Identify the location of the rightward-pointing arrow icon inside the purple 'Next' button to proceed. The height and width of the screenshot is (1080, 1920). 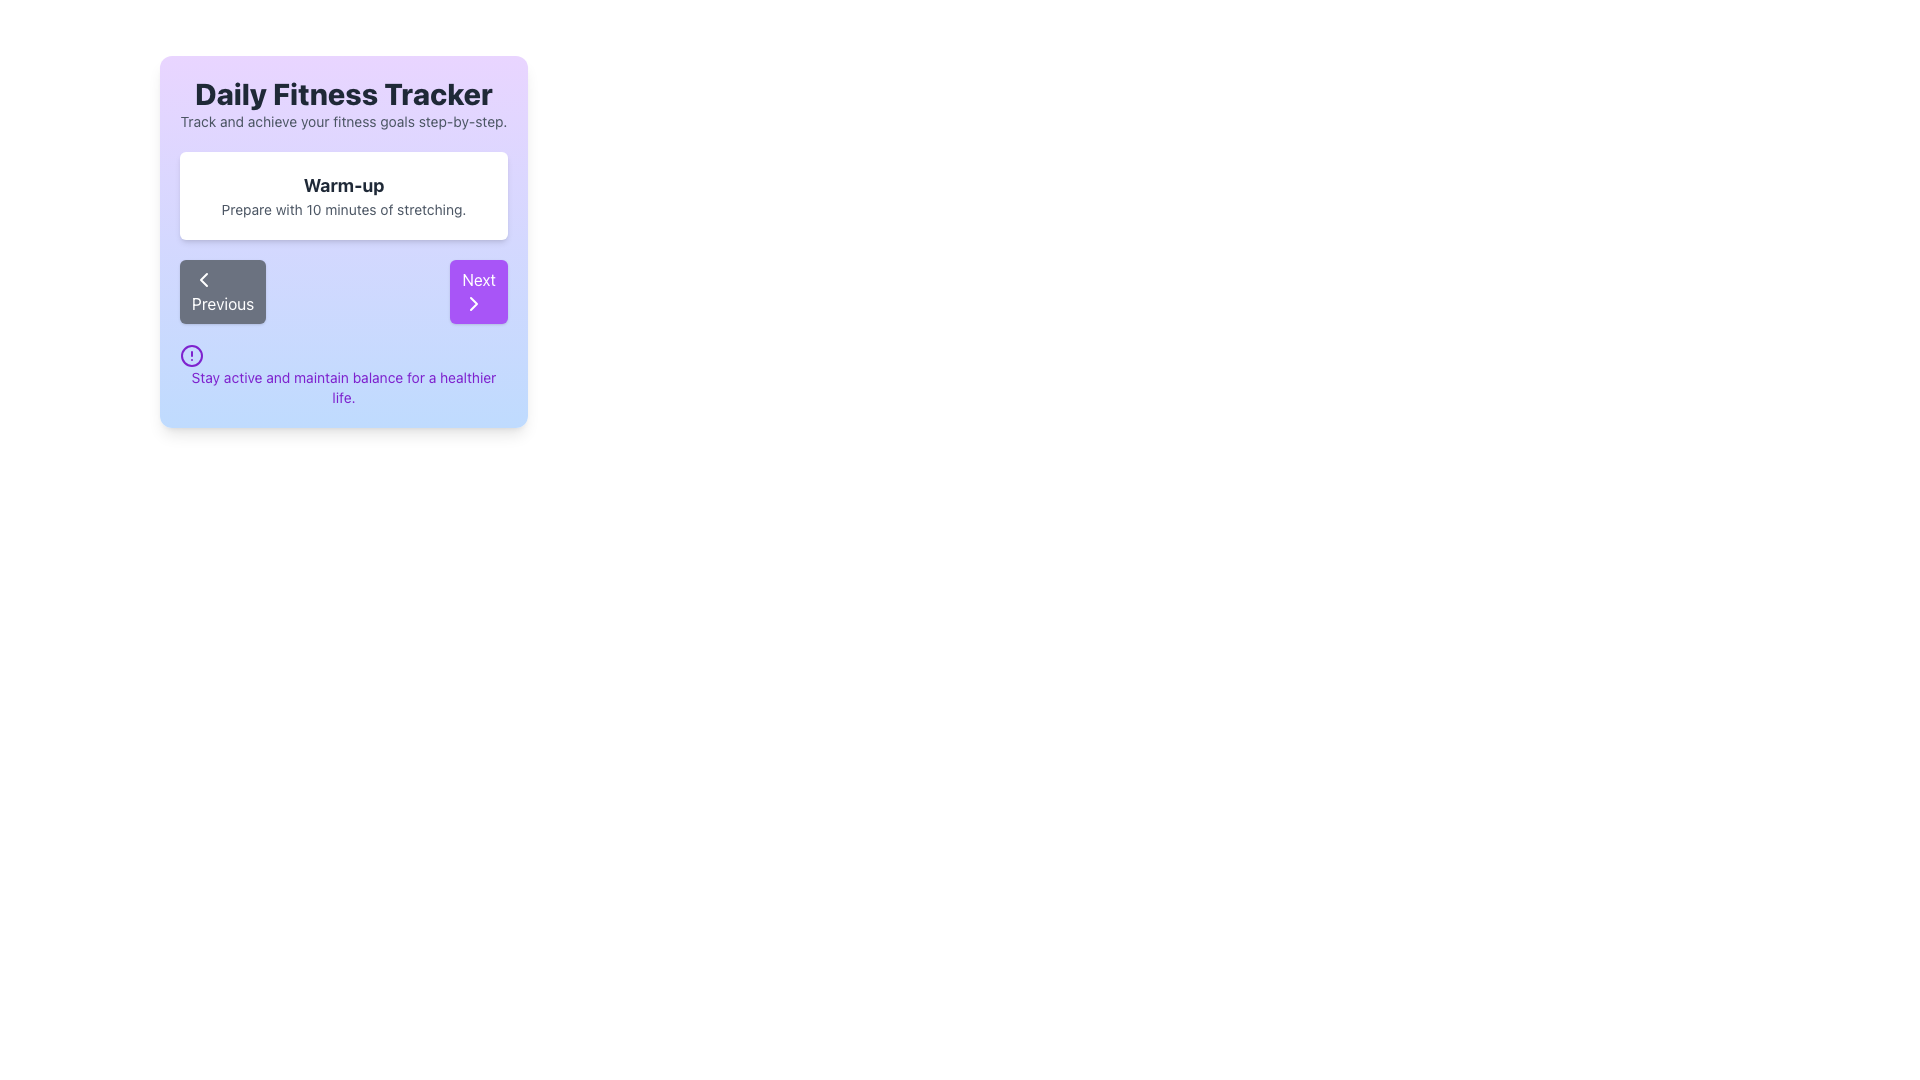
(473, 304).